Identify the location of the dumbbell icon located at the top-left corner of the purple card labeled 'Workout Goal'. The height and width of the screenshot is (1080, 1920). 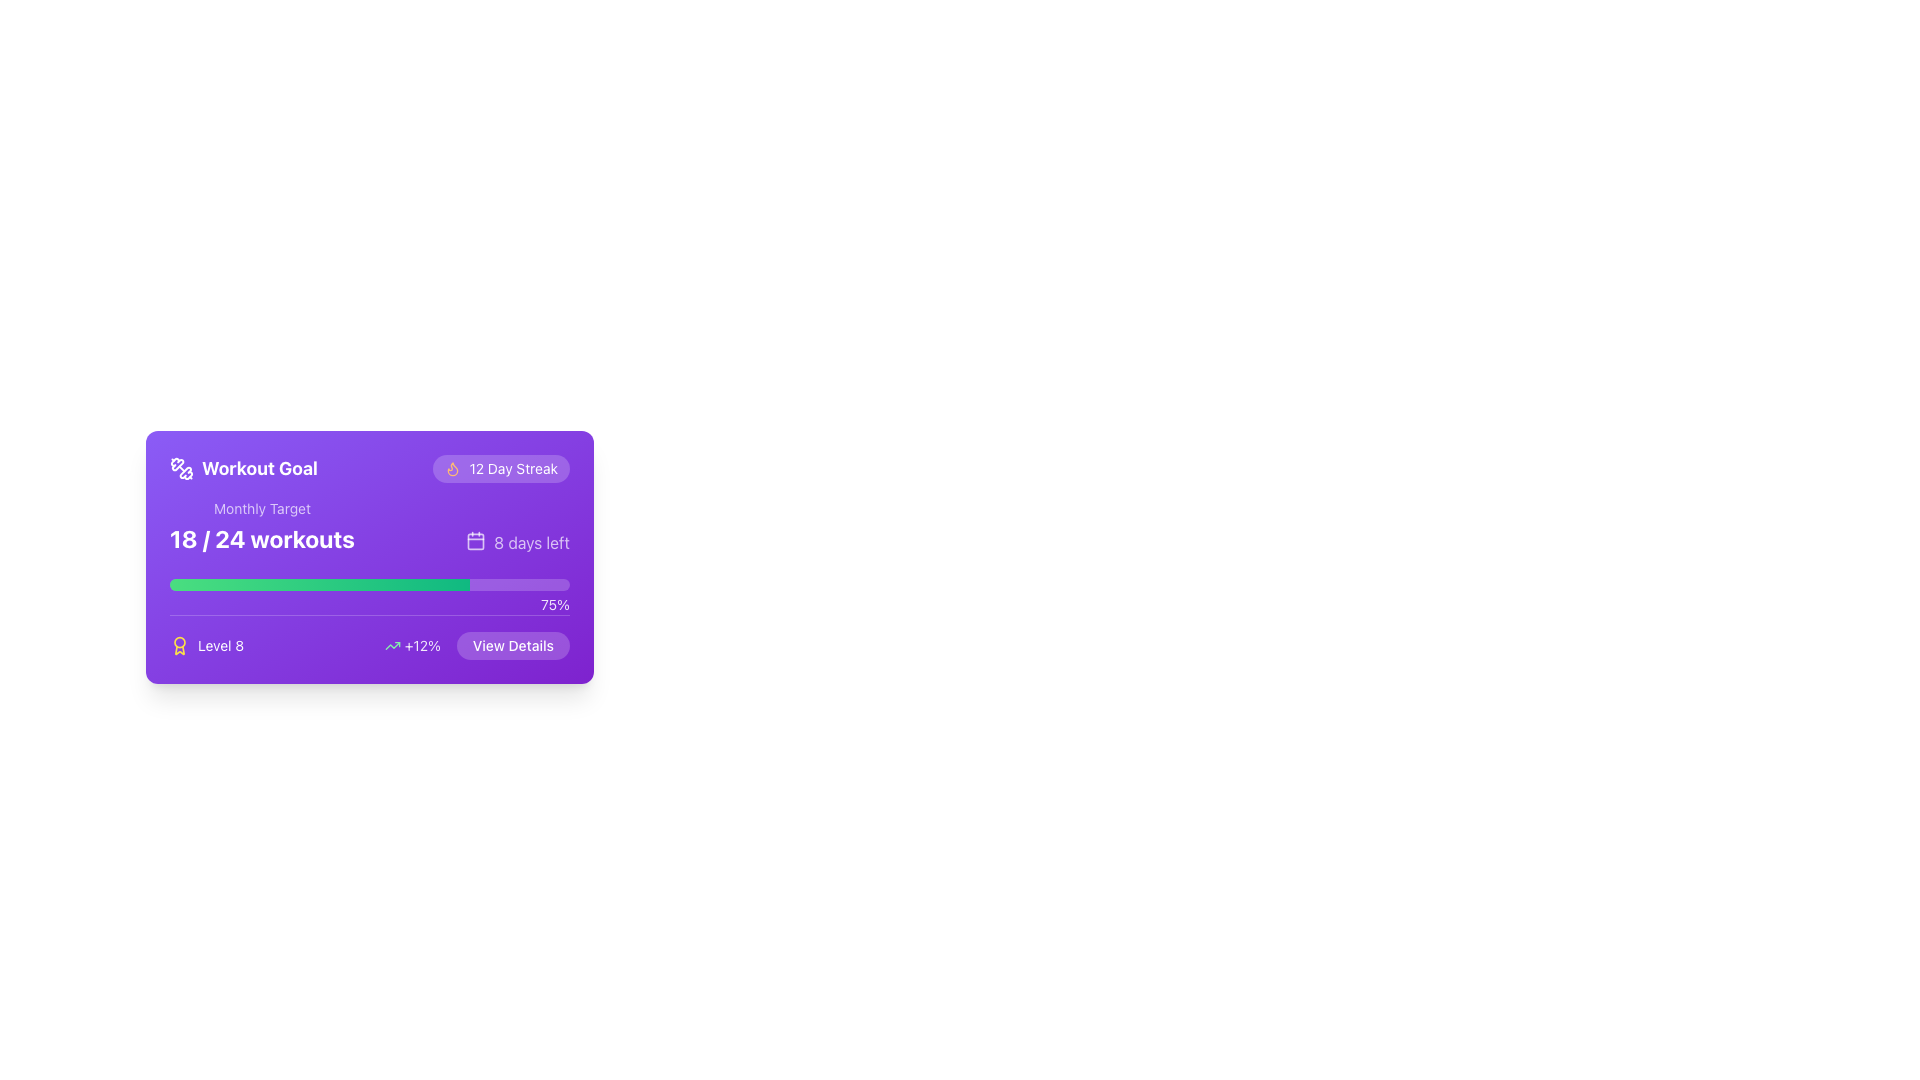
(182, 469).